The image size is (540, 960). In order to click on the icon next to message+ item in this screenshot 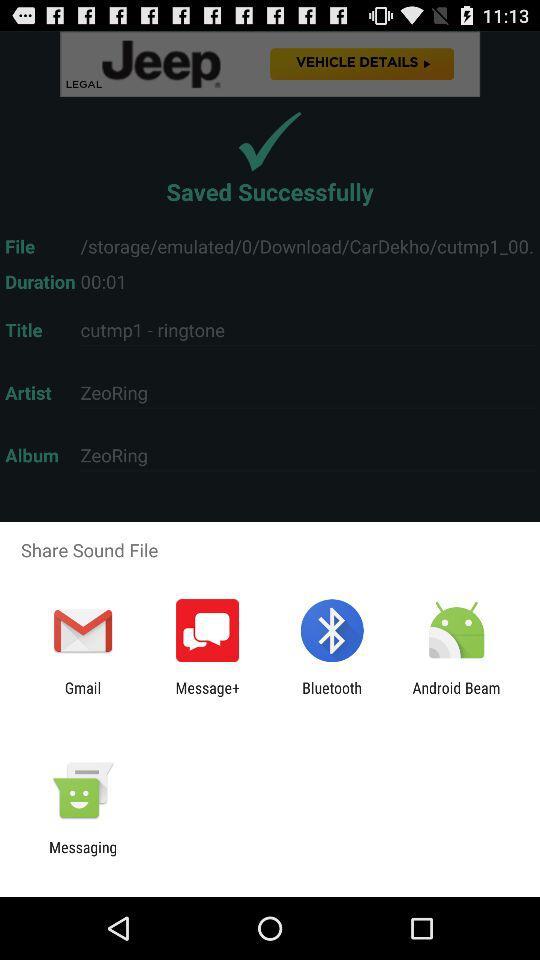, I will do `click(332, 696)`.